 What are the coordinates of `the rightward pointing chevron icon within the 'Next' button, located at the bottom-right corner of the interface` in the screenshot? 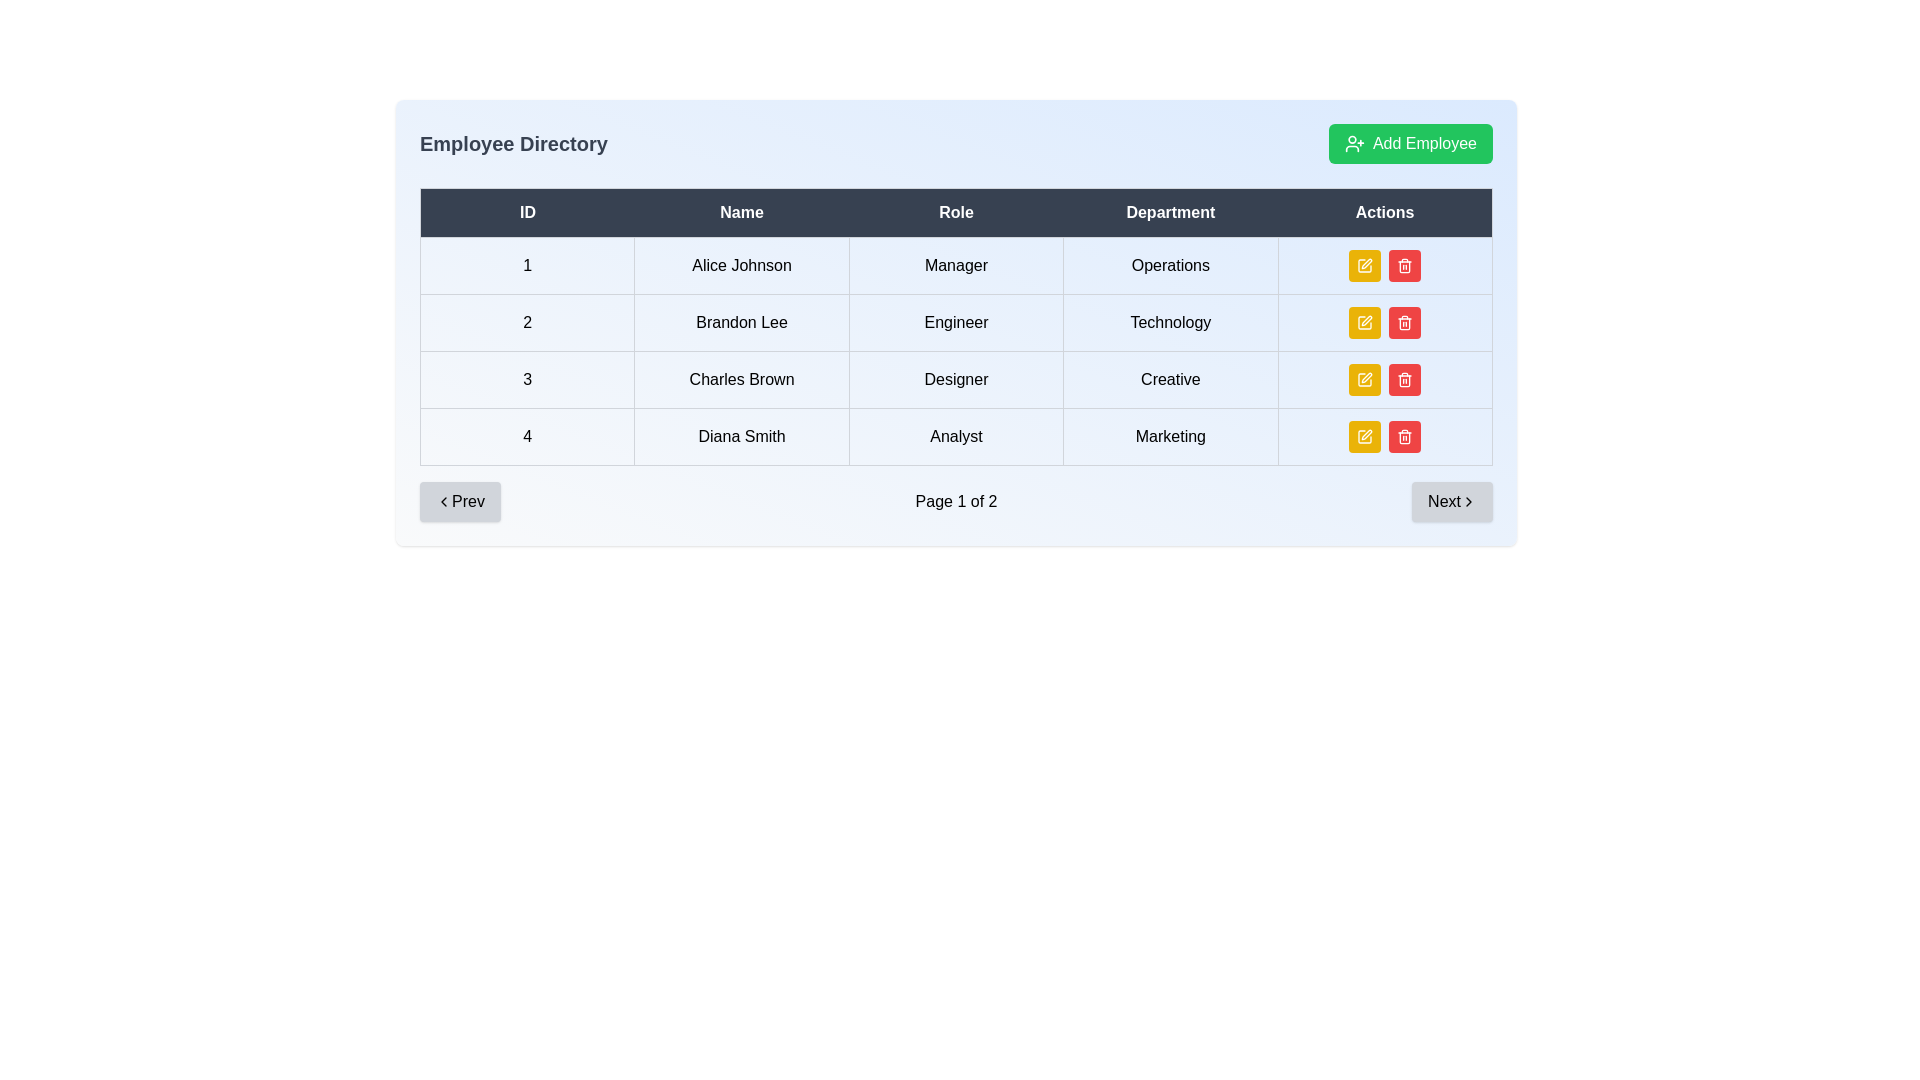 It's located at (1468, 500).